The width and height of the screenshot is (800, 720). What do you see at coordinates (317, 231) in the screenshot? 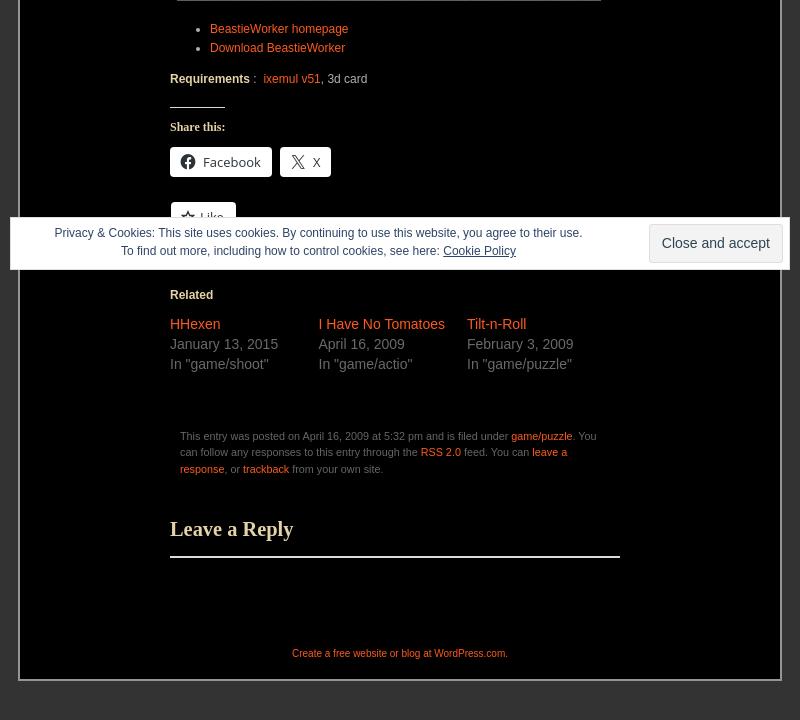
I see `'Privacy & Cookies: This site uses cookies. By continuing to use this website, you agree to their use.'` at bounding box center [317, 231].